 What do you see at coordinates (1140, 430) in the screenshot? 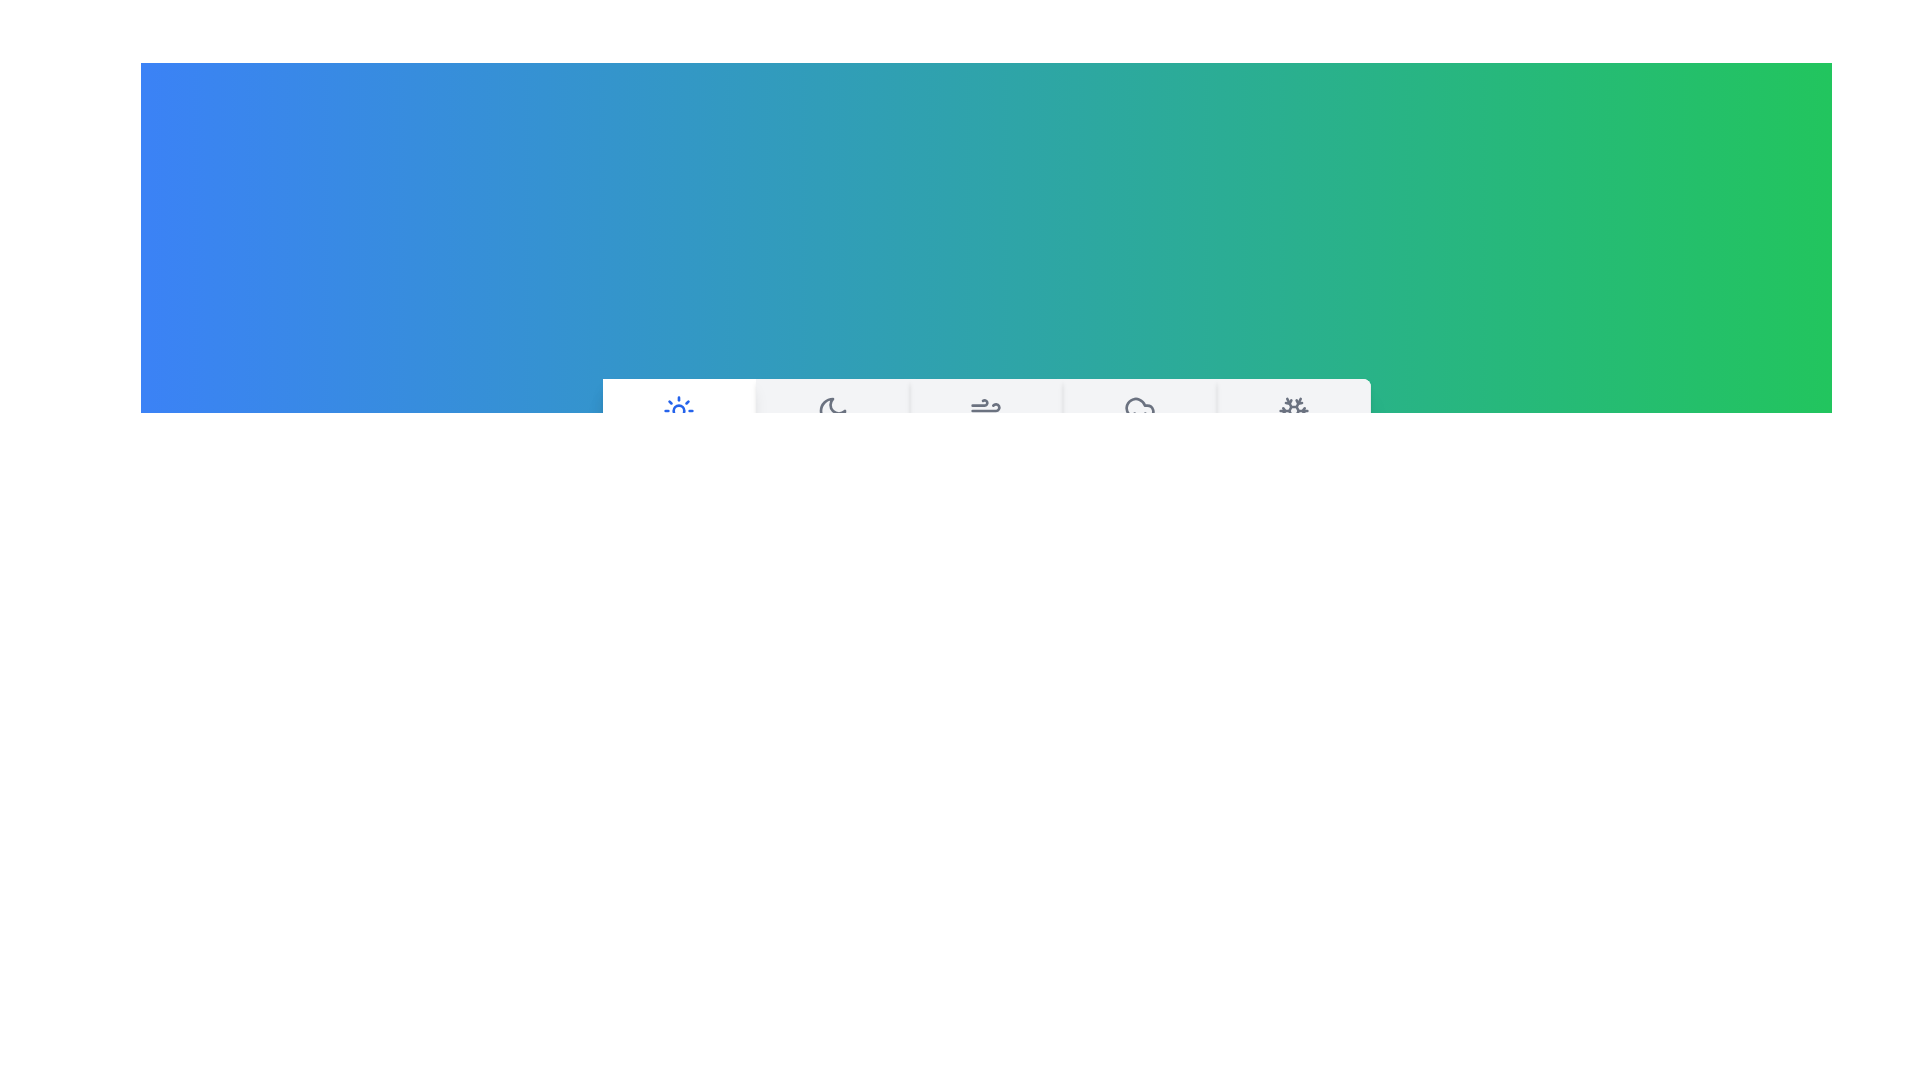
I see `the weather tab labeled Rainy` at bounding box center [1140, 430].